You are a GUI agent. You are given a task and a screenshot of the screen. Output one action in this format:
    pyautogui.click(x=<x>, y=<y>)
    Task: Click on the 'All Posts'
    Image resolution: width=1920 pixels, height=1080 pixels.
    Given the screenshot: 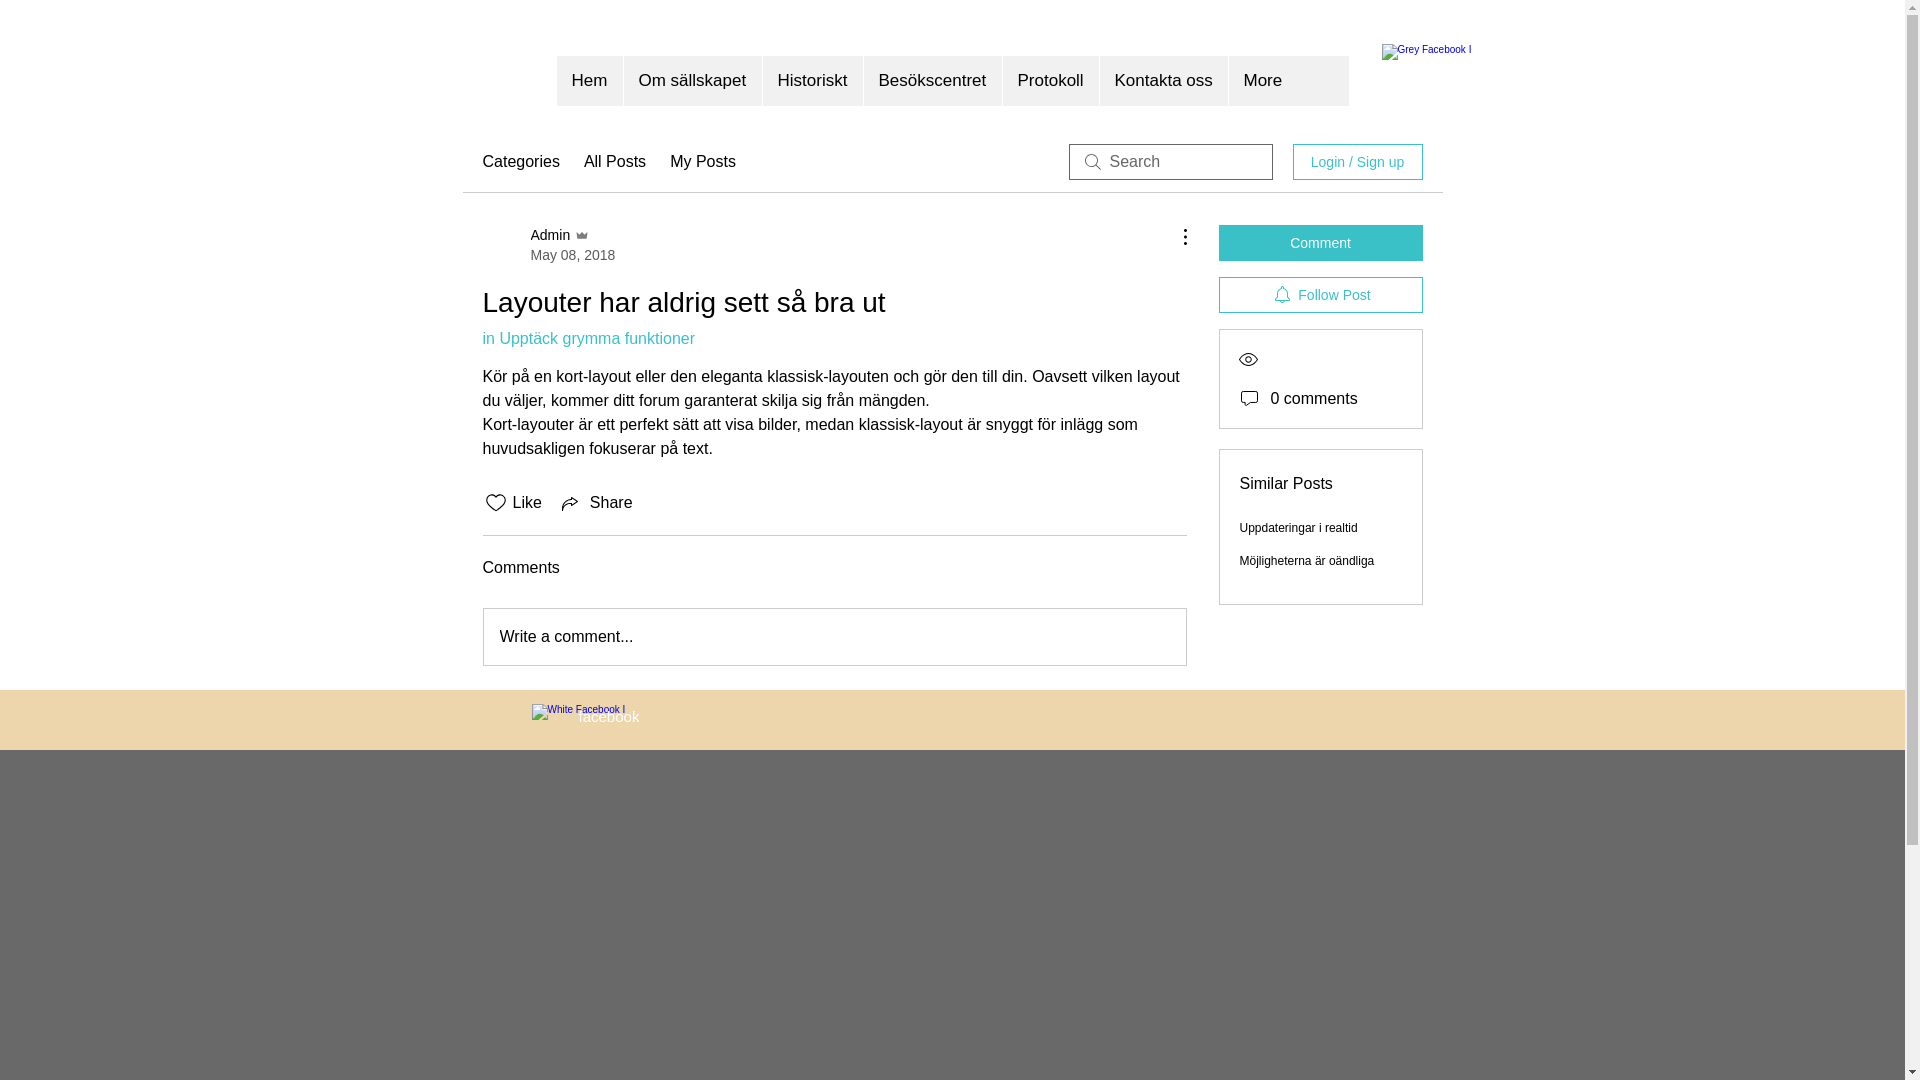 What is the action you would take?
    pyautogui.click(x=613, y=161)
    